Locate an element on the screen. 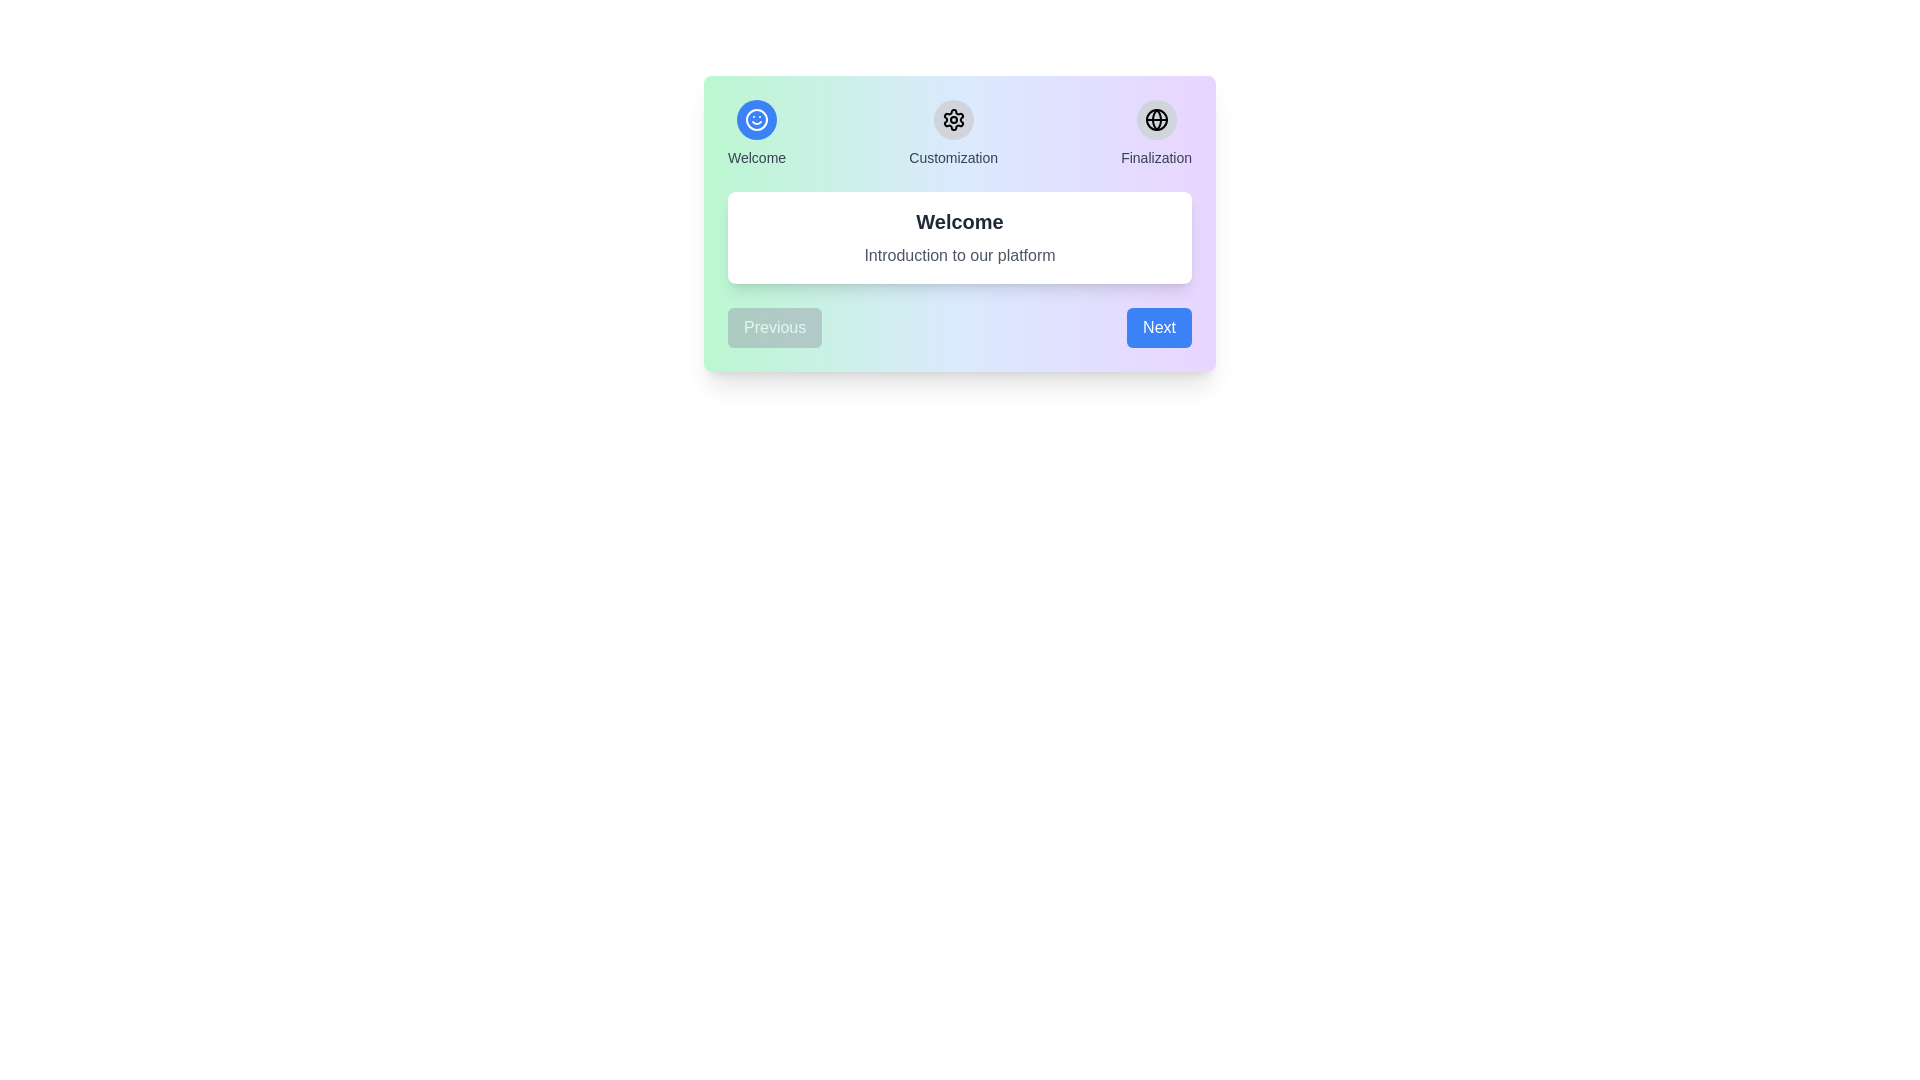 The height and width of the screenshot is (1080, 1920). the 'Next' button to proceed to the next step in the wizard is located at coordinates (1159, 326).